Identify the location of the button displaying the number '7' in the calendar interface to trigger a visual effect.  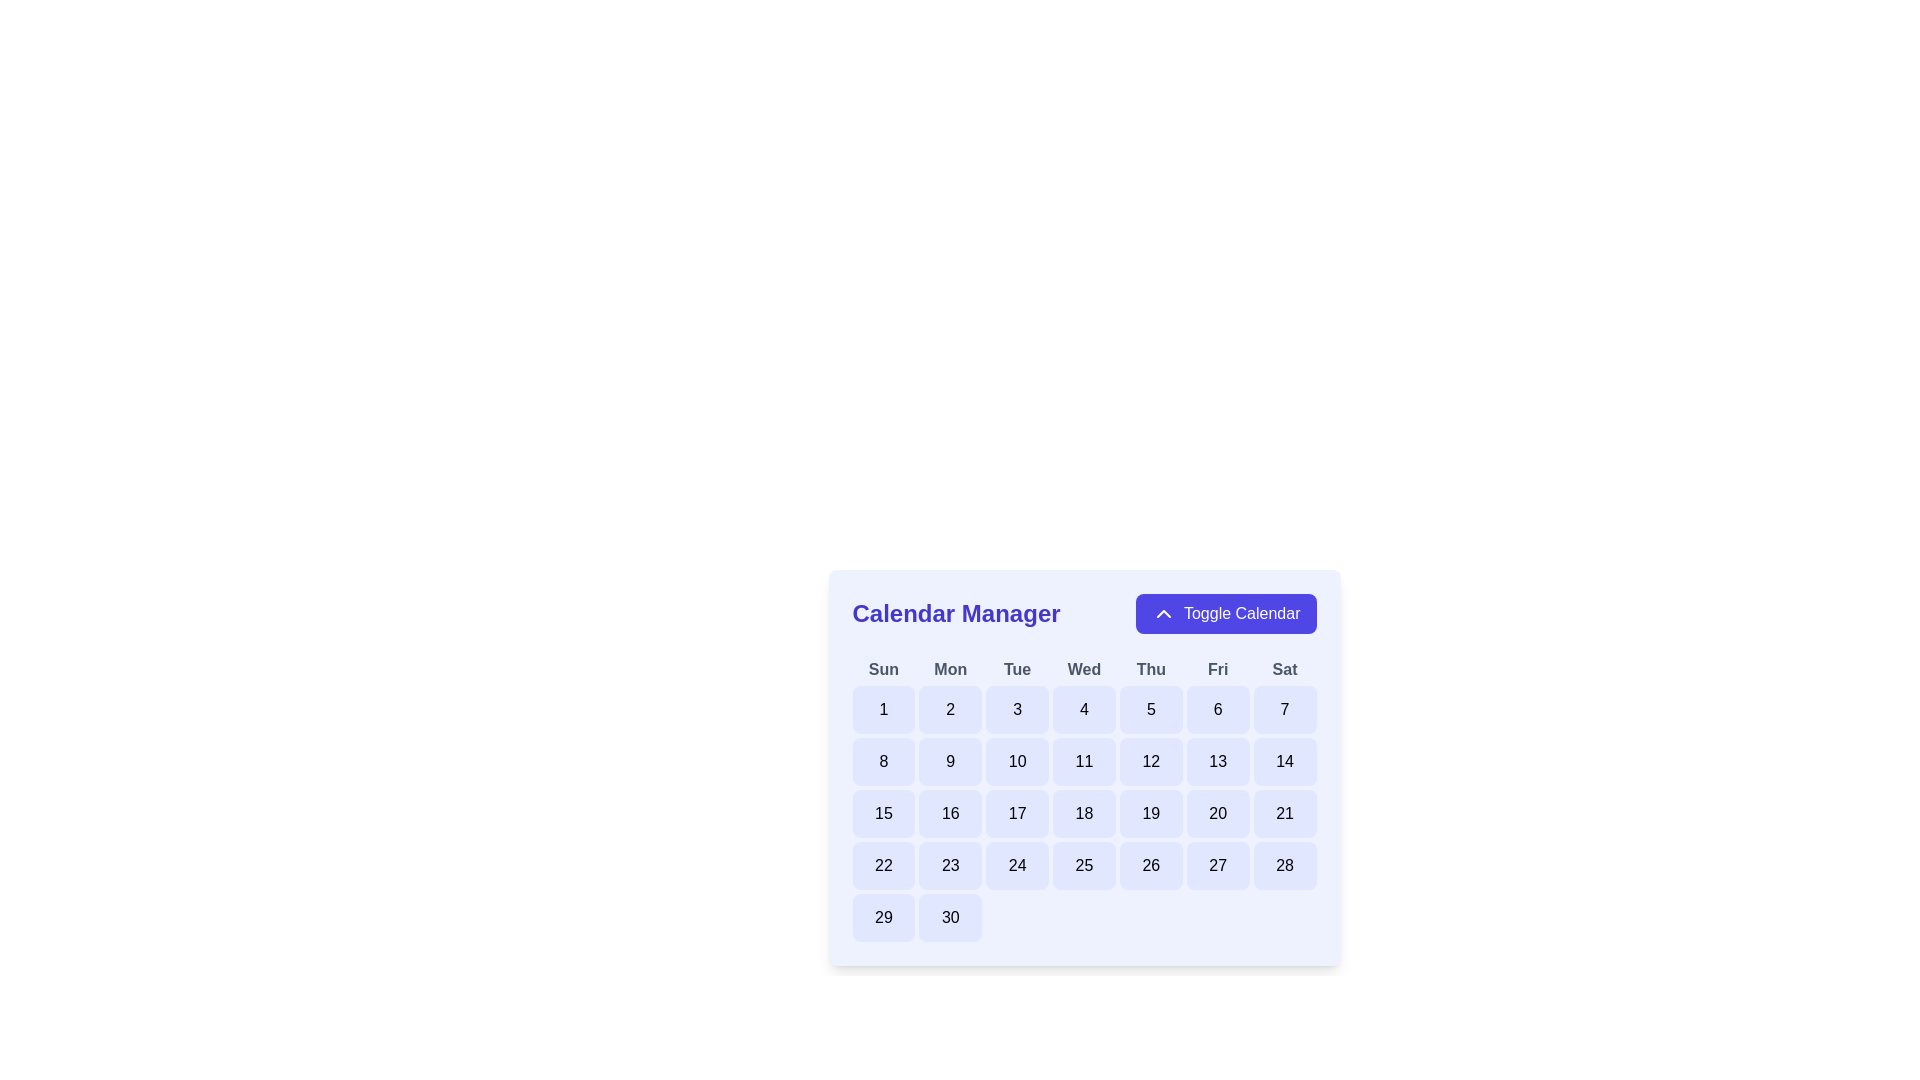
(1285, 708).